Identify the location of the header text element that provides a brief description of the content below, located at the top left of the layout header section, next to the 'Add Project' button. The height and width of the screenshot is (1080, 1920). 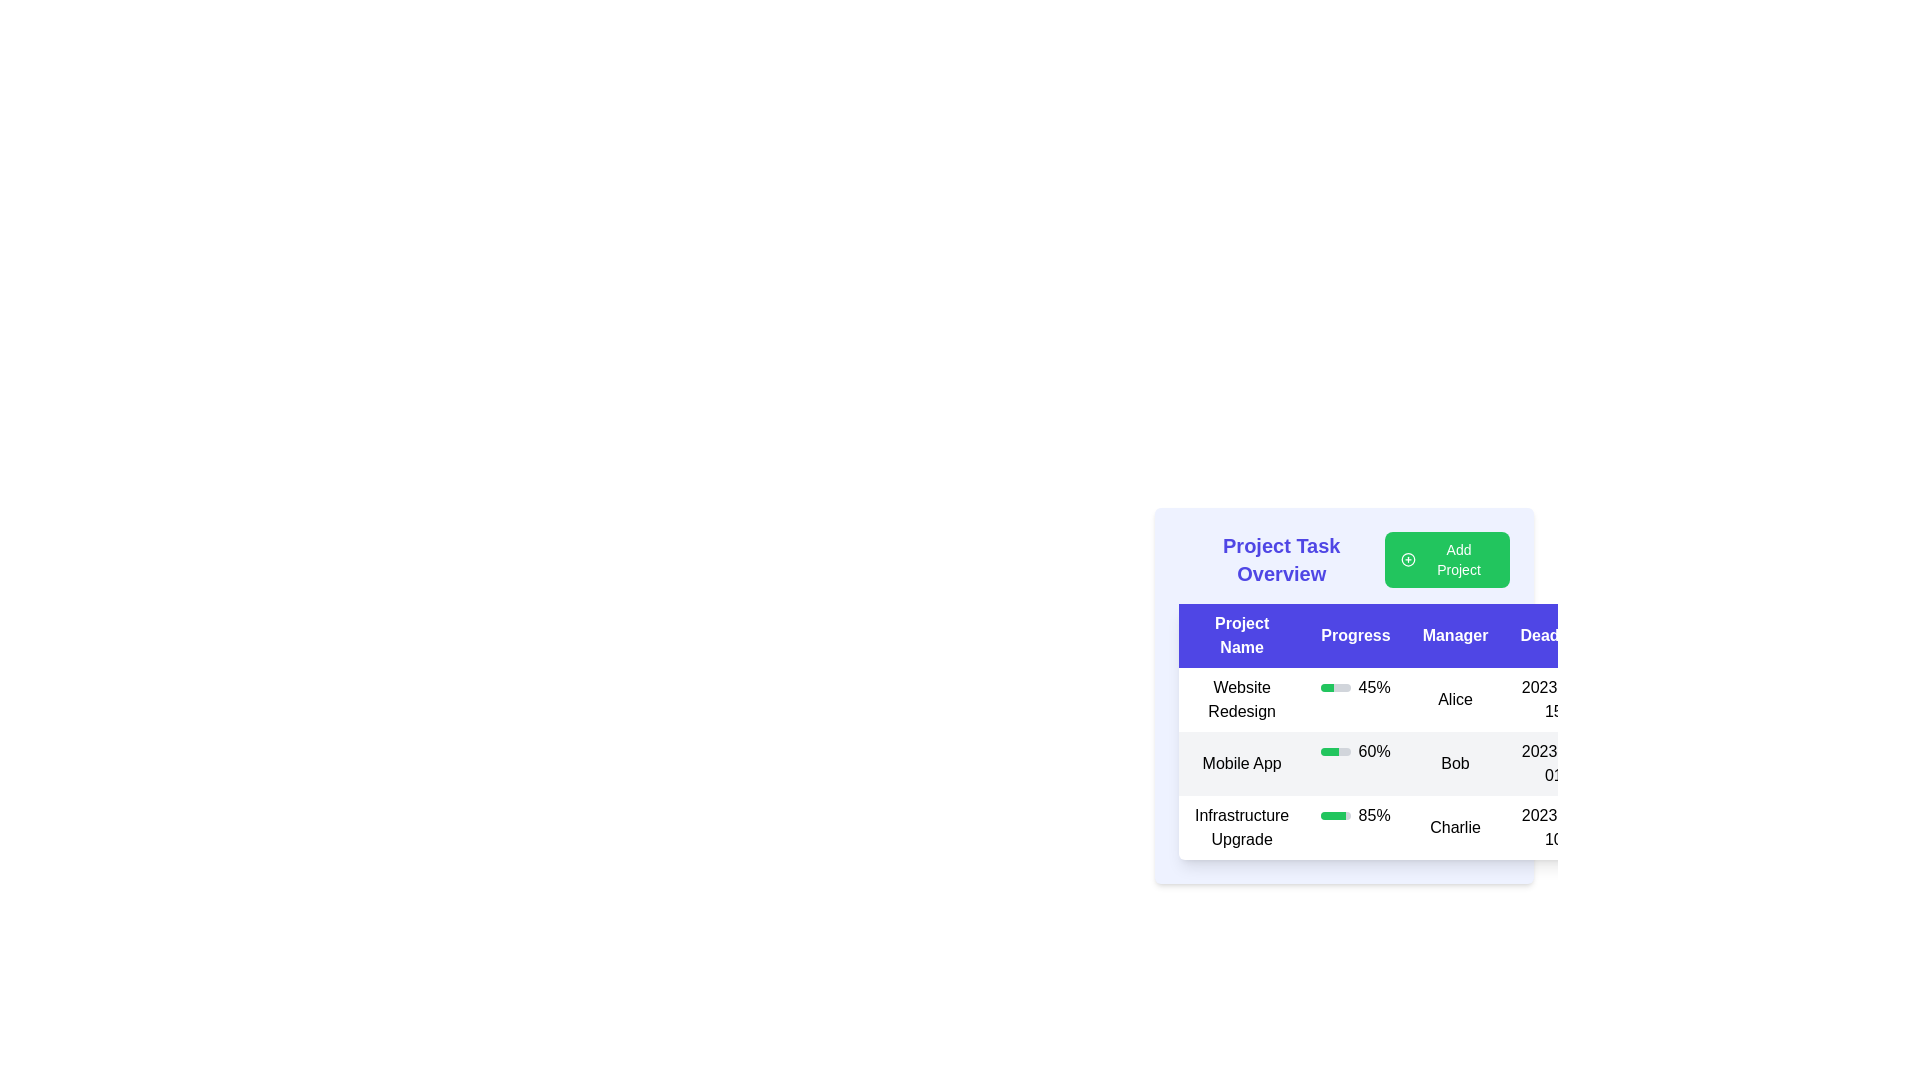
(1281, 559).